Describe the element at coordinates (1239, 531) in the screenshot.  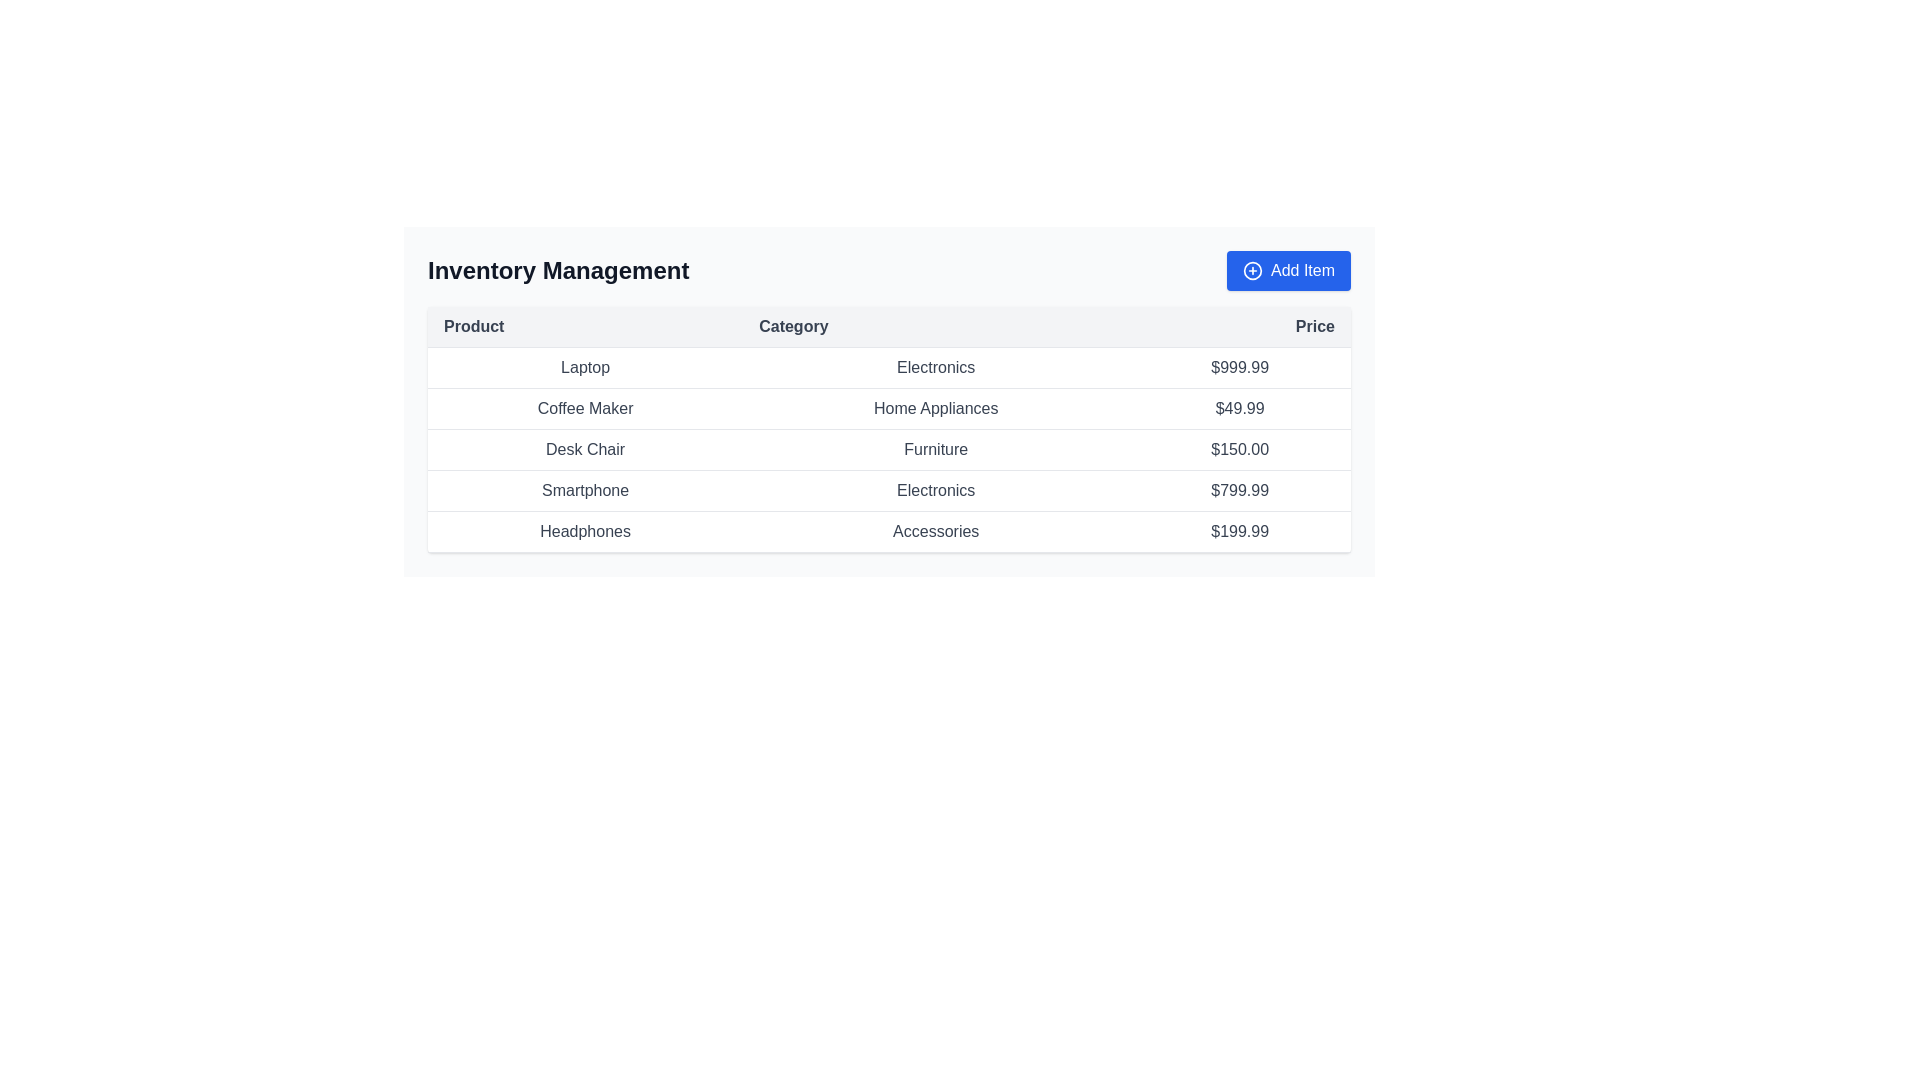
I see `the text label displaying '$199.99' in bold, which is located in the last column of the row for 'Headphones' and 'Accessories' in a data table` at that location.